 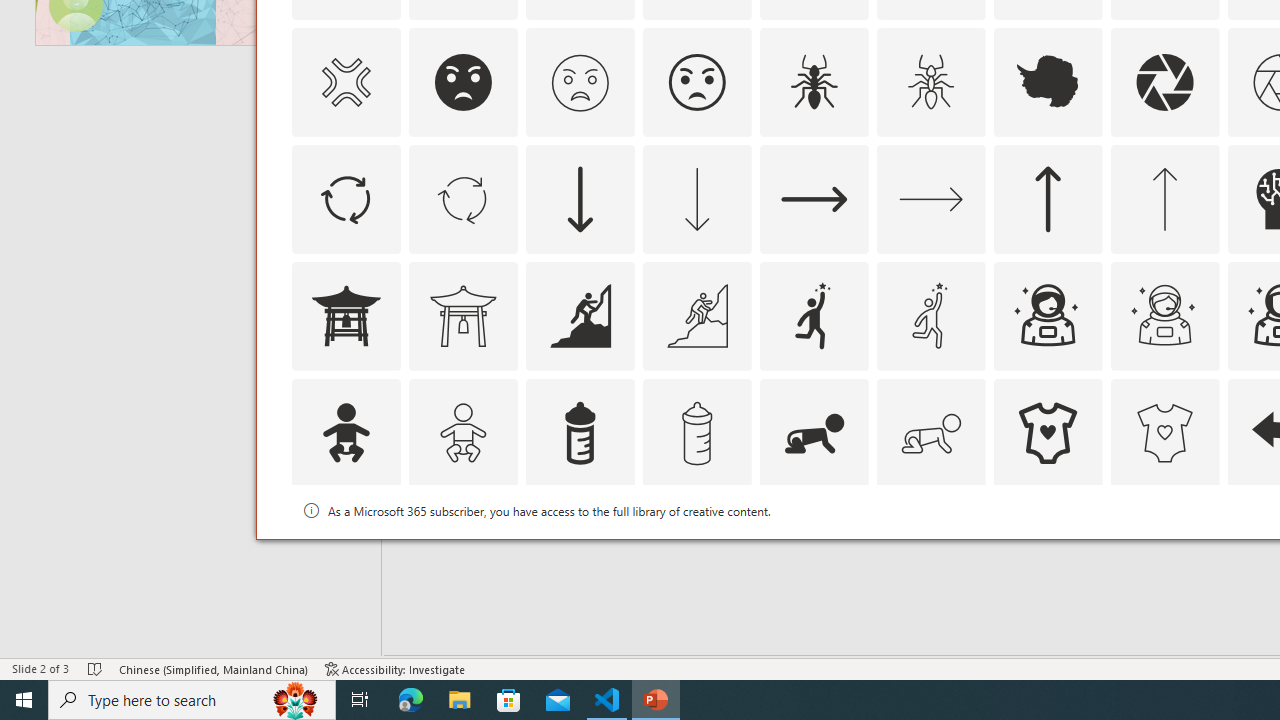 What do you see at coordinates (345, 431) in the screenshot?
I see `'AutomationID: Icons_Baby'` at bounding box center [345, 431].